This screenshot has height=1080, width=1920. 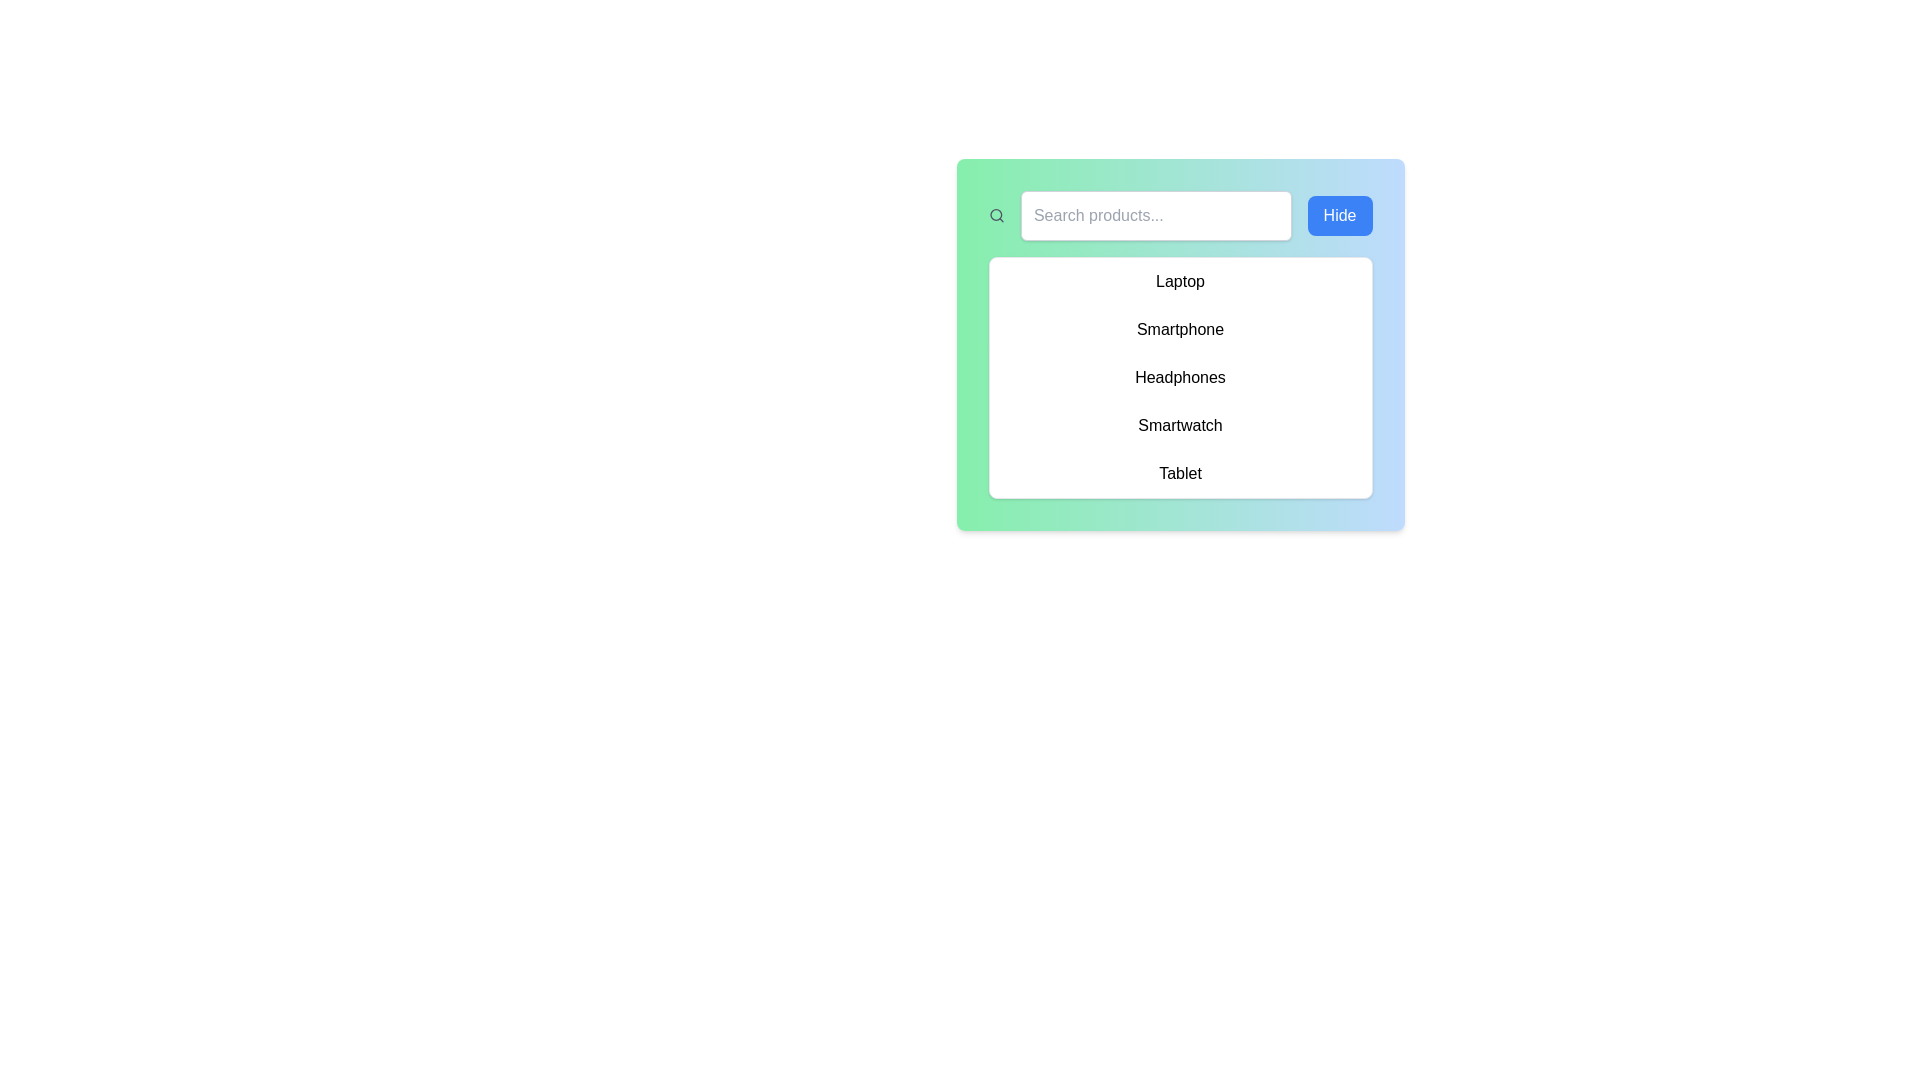 I want to click on the 'Smartphone' text option in the vertical list of selectable items, so click(x=1180, y=343).